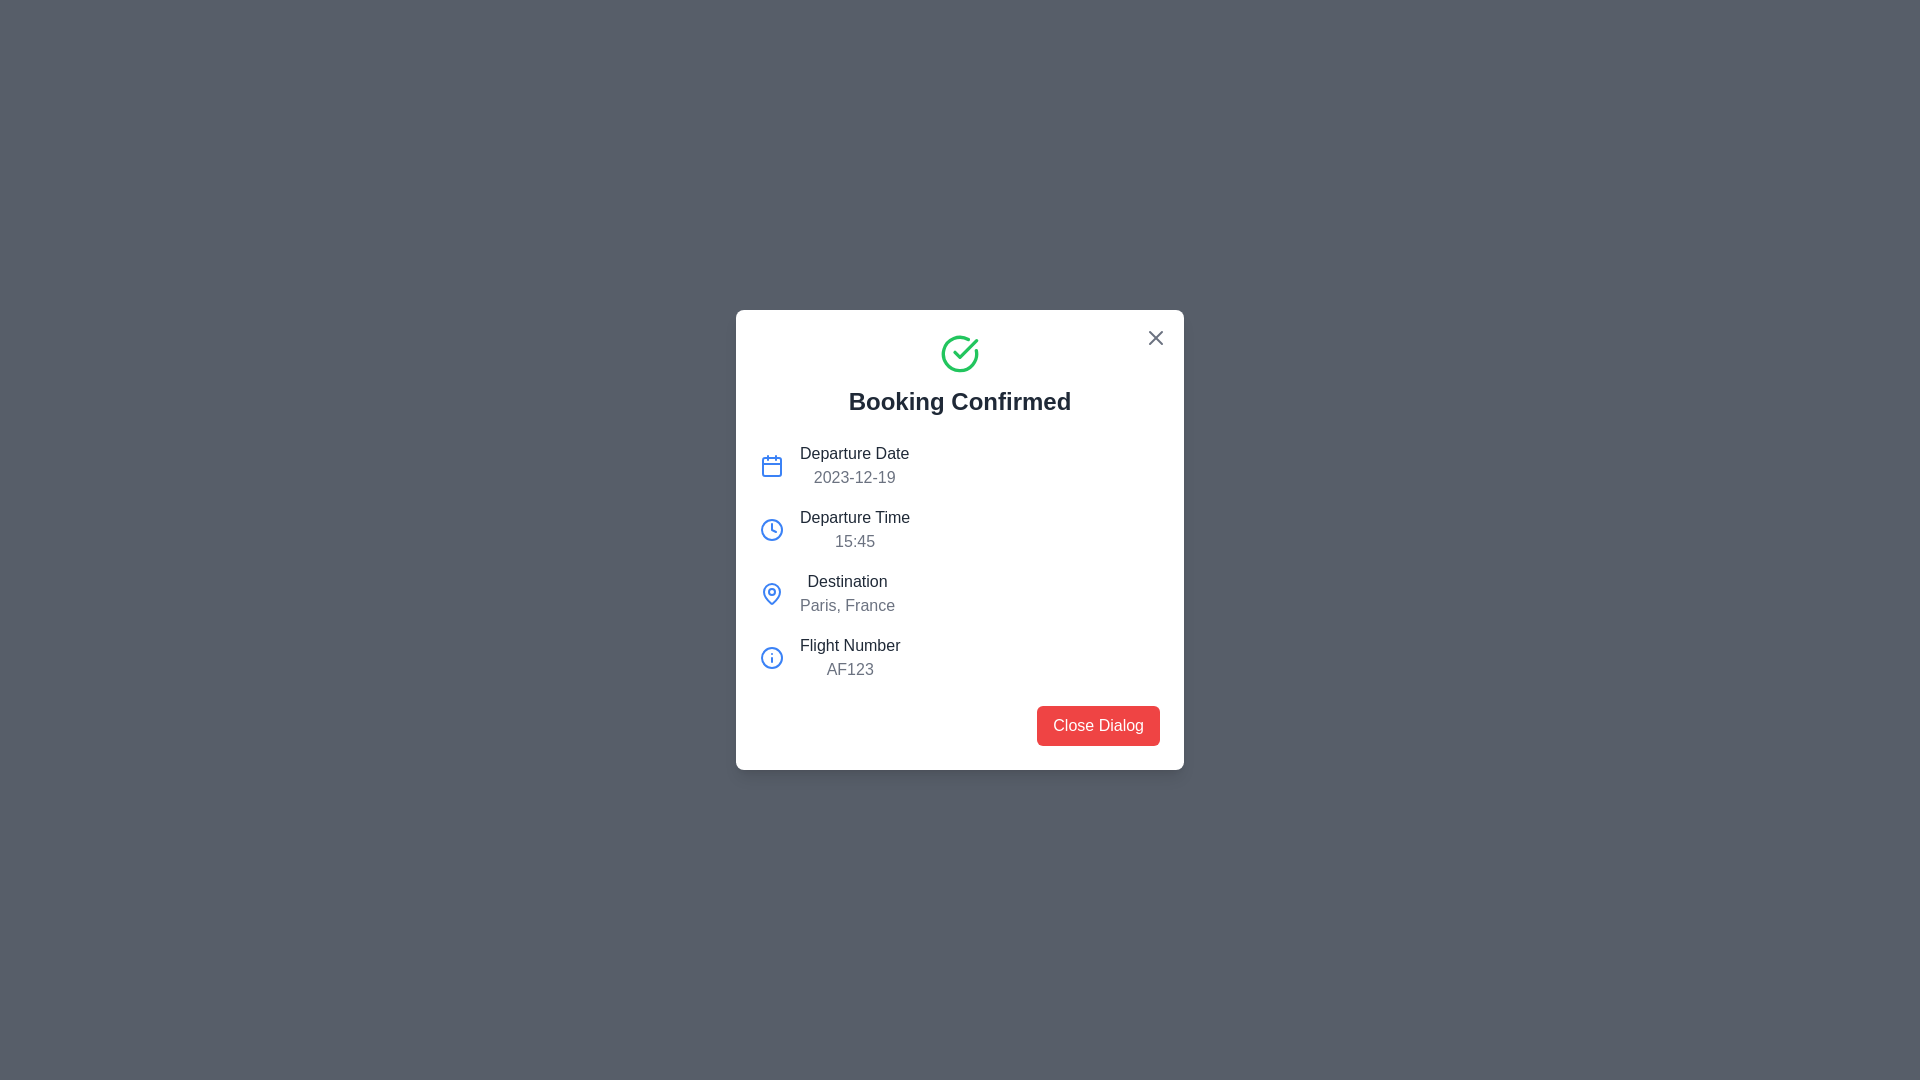 Image resolution: width=1920 pixels, height=1080 pixels. What do you see at coordinates (850, 658) in the screenshot?
I see `the 'Flight Number' text label pair, which displays 'Flight Number' in a medium font and 'AF123' in a smaller gray font, located in the lower part of the dialog box as the fourth item in a vertical list` at bounding box center [850, 658].